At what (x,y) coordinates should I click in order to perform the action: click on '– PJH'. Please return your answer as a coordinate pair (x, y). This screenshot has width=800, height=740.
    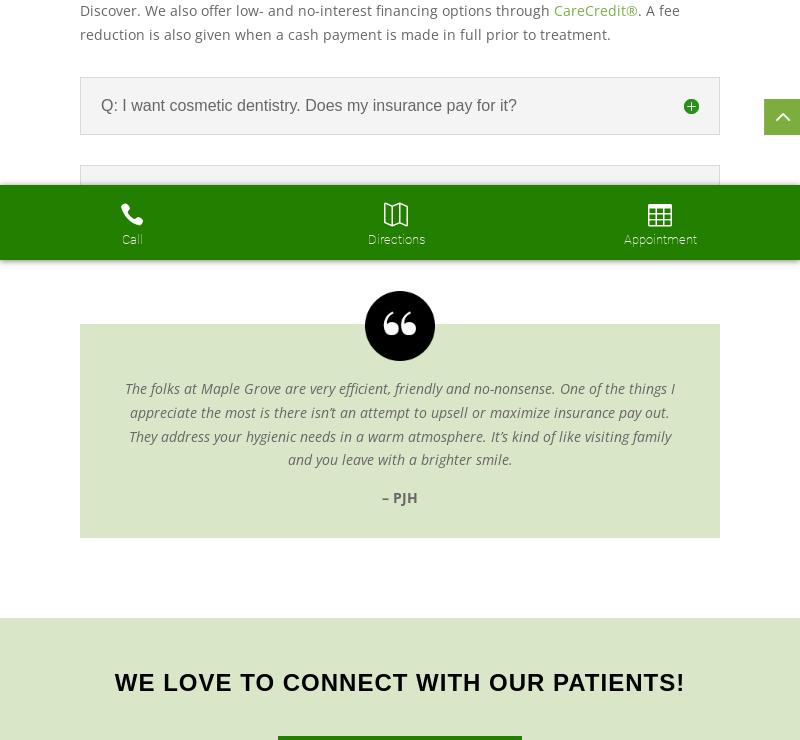
    Looking at the image, I should click on (400, 496).